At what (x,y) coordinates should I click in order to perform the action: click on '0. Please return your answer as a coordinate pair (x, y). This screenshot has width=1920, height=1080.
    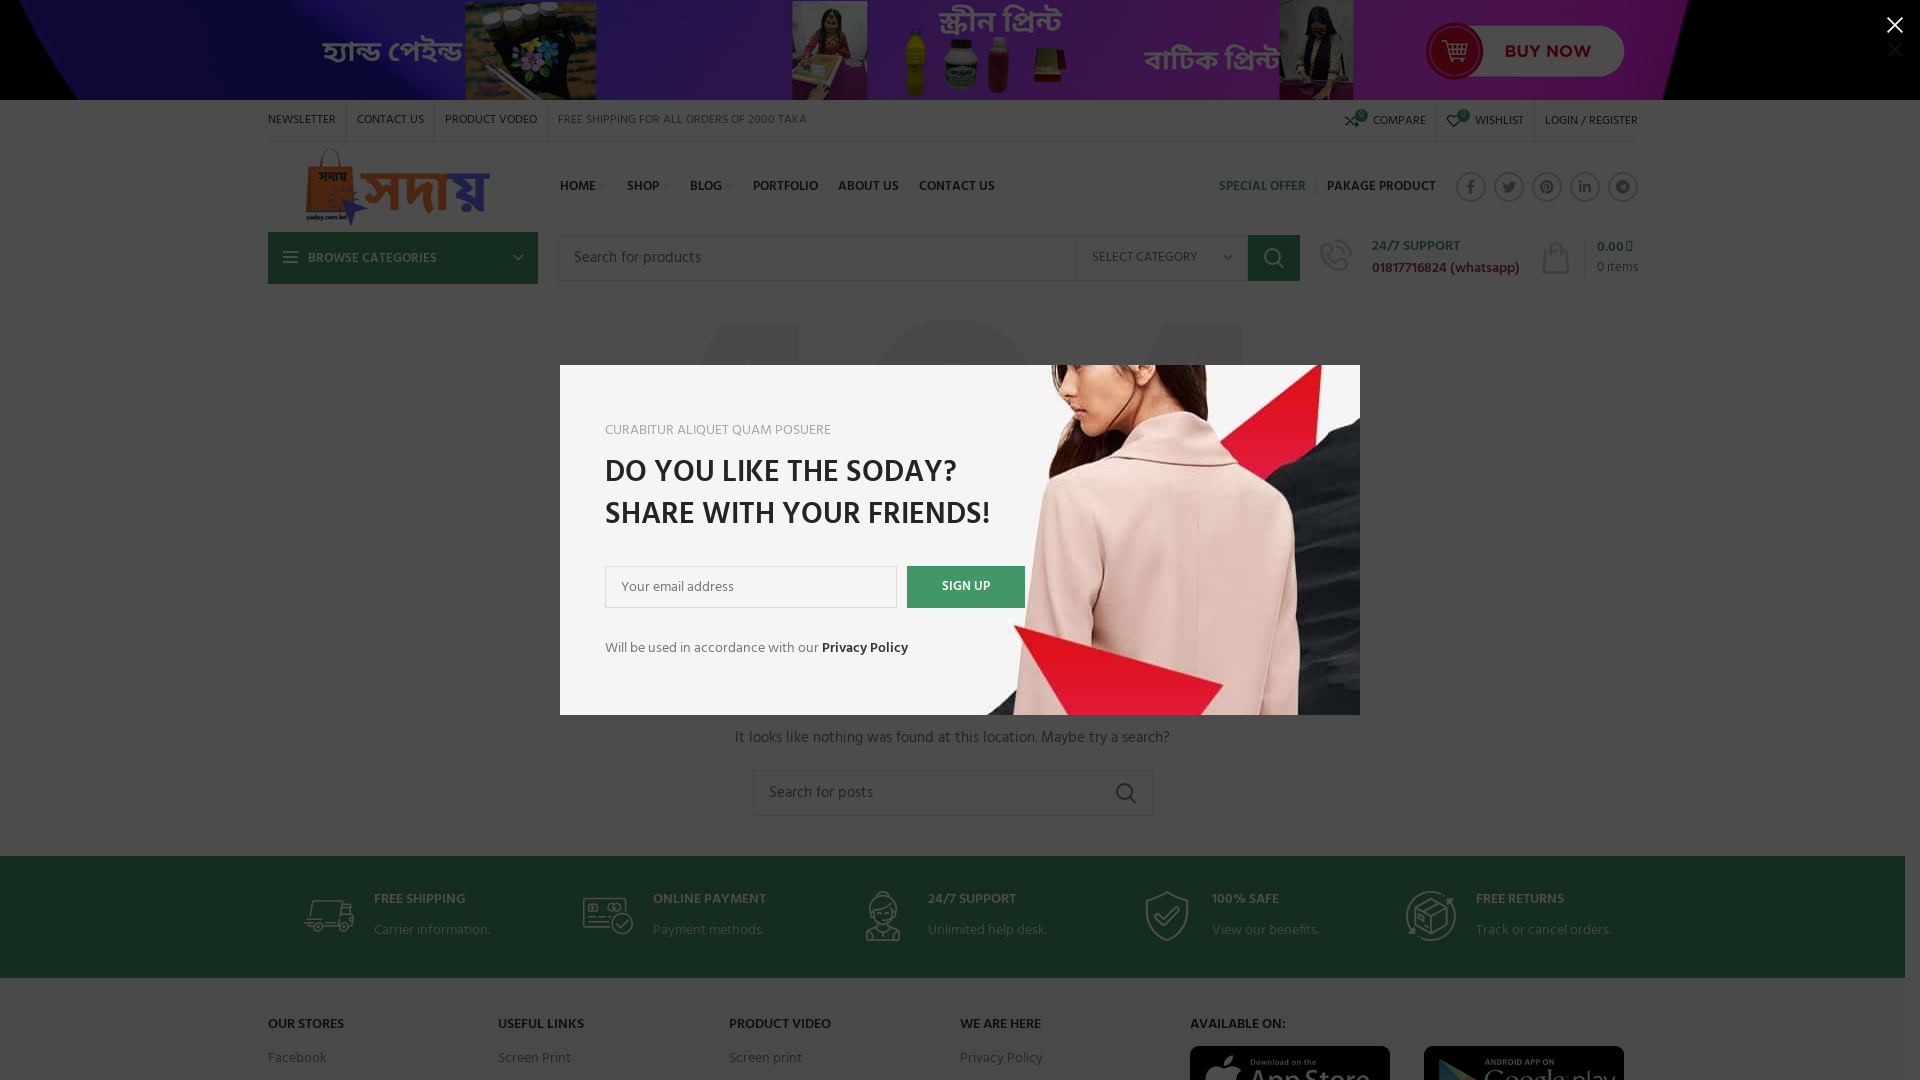
    Looking at the image, I should click on (1383, 119).